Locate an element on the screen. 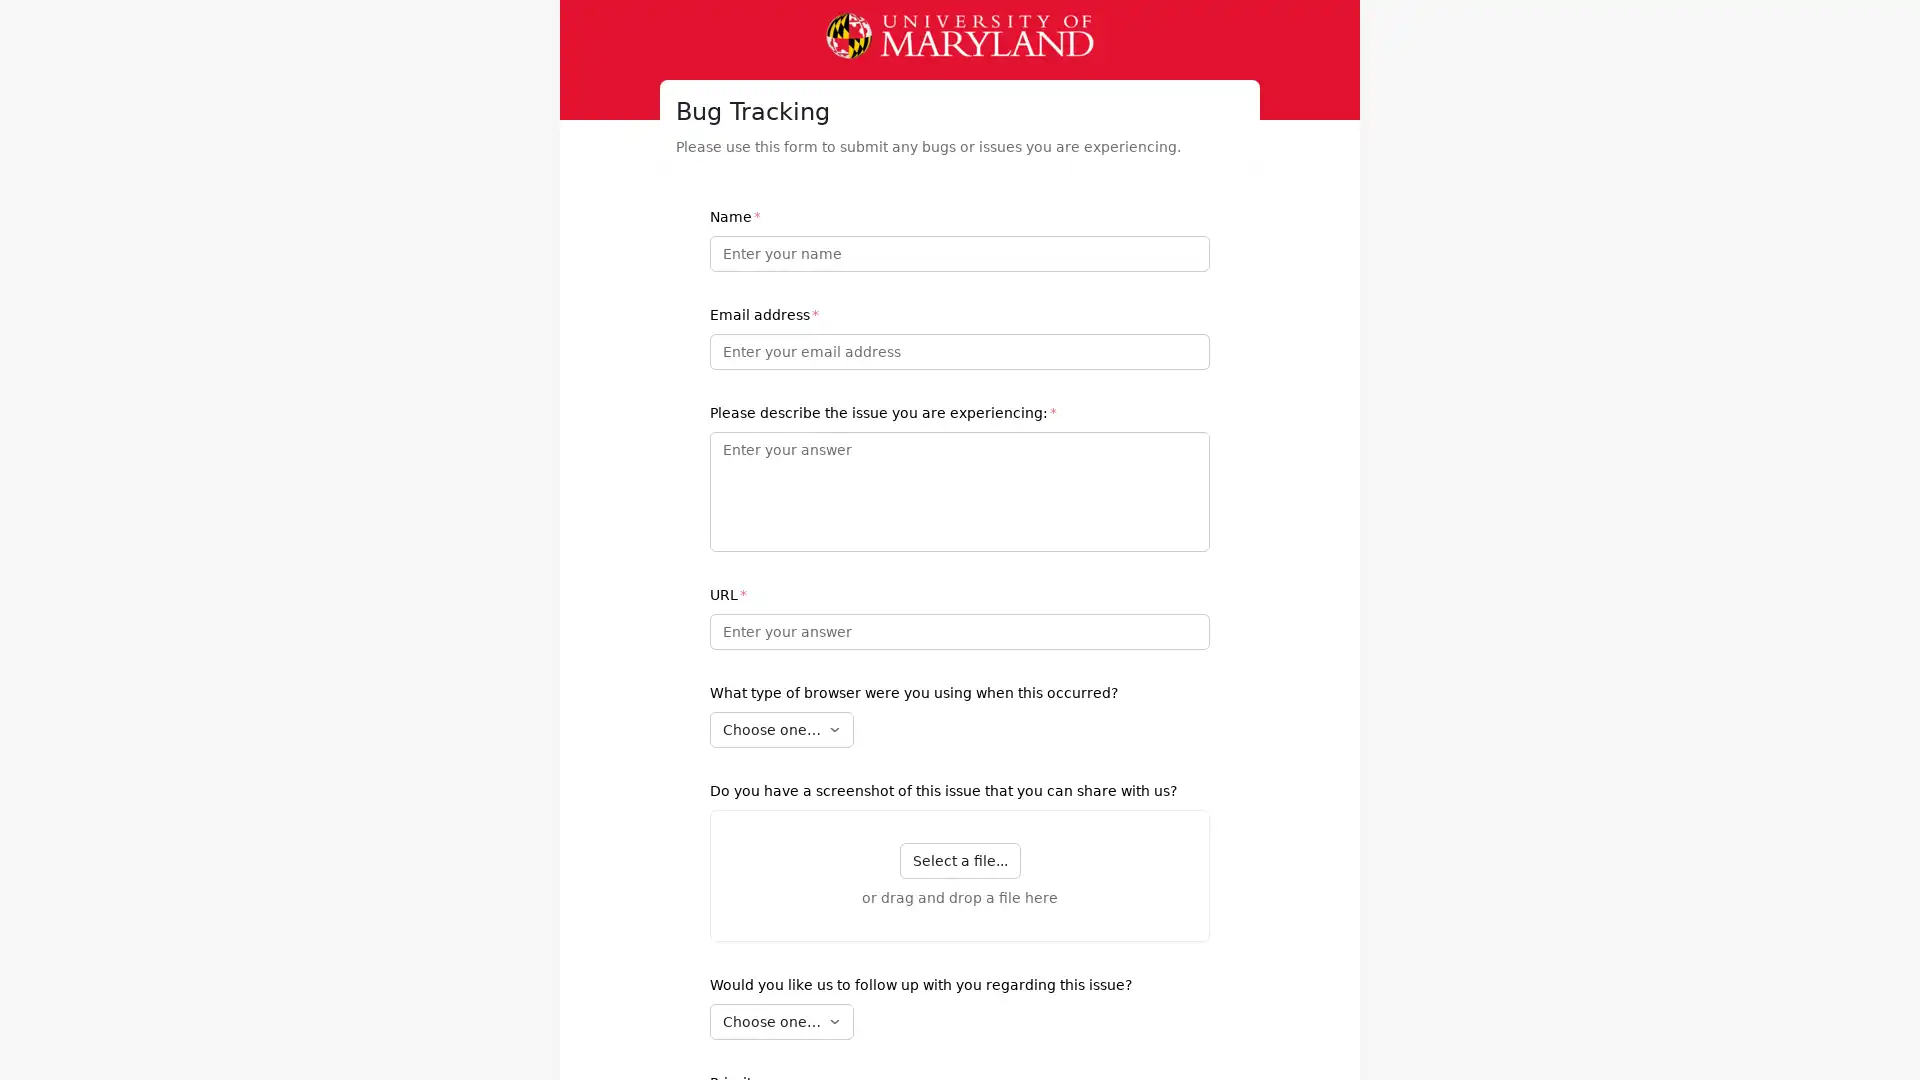 The width and height of the screenshot is (1920, 1080). Choose one... is located at coordinates (781, 729).